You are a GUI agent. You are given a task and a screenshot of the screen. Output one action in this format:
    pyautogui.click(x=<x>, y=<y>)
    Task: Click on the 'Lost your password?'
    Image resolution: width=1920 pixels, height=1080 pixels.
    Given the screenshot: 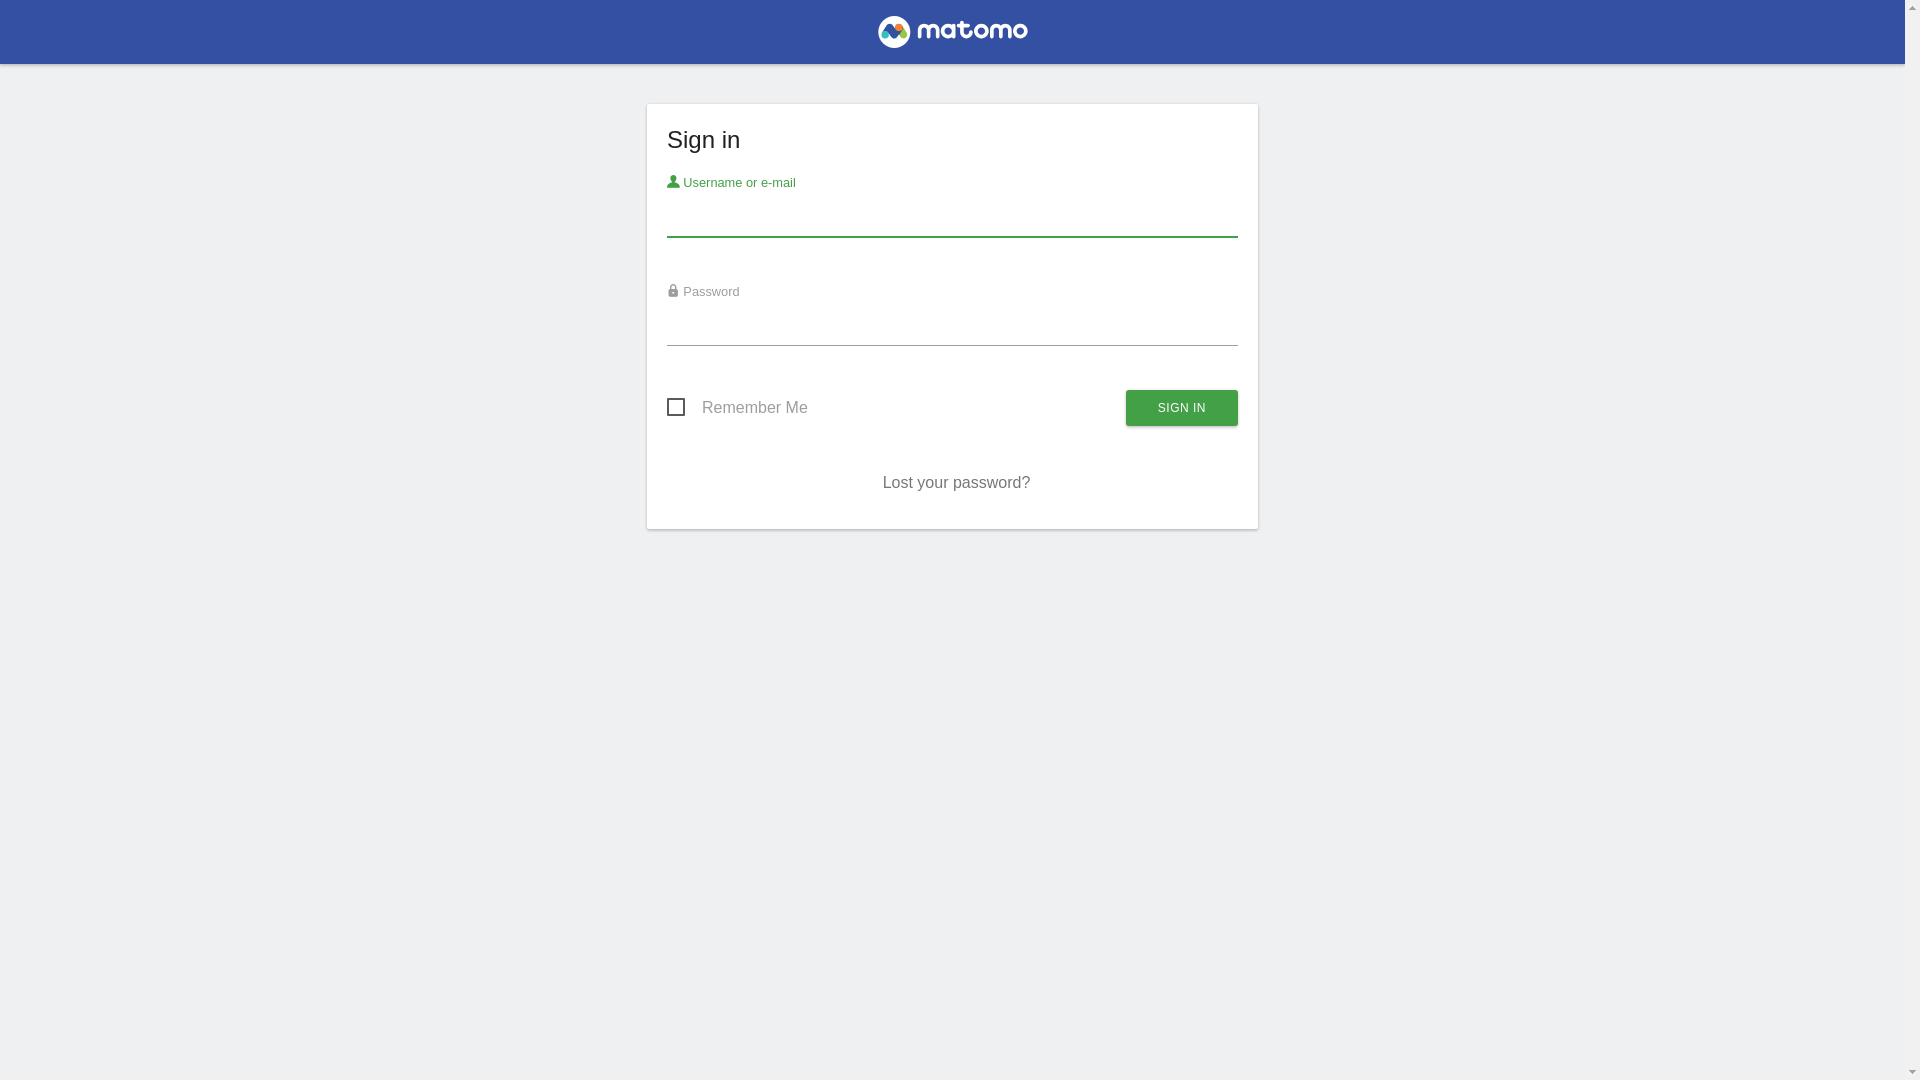 What is the action you would take?
    pyautogui.click(x=882, y=482)
    